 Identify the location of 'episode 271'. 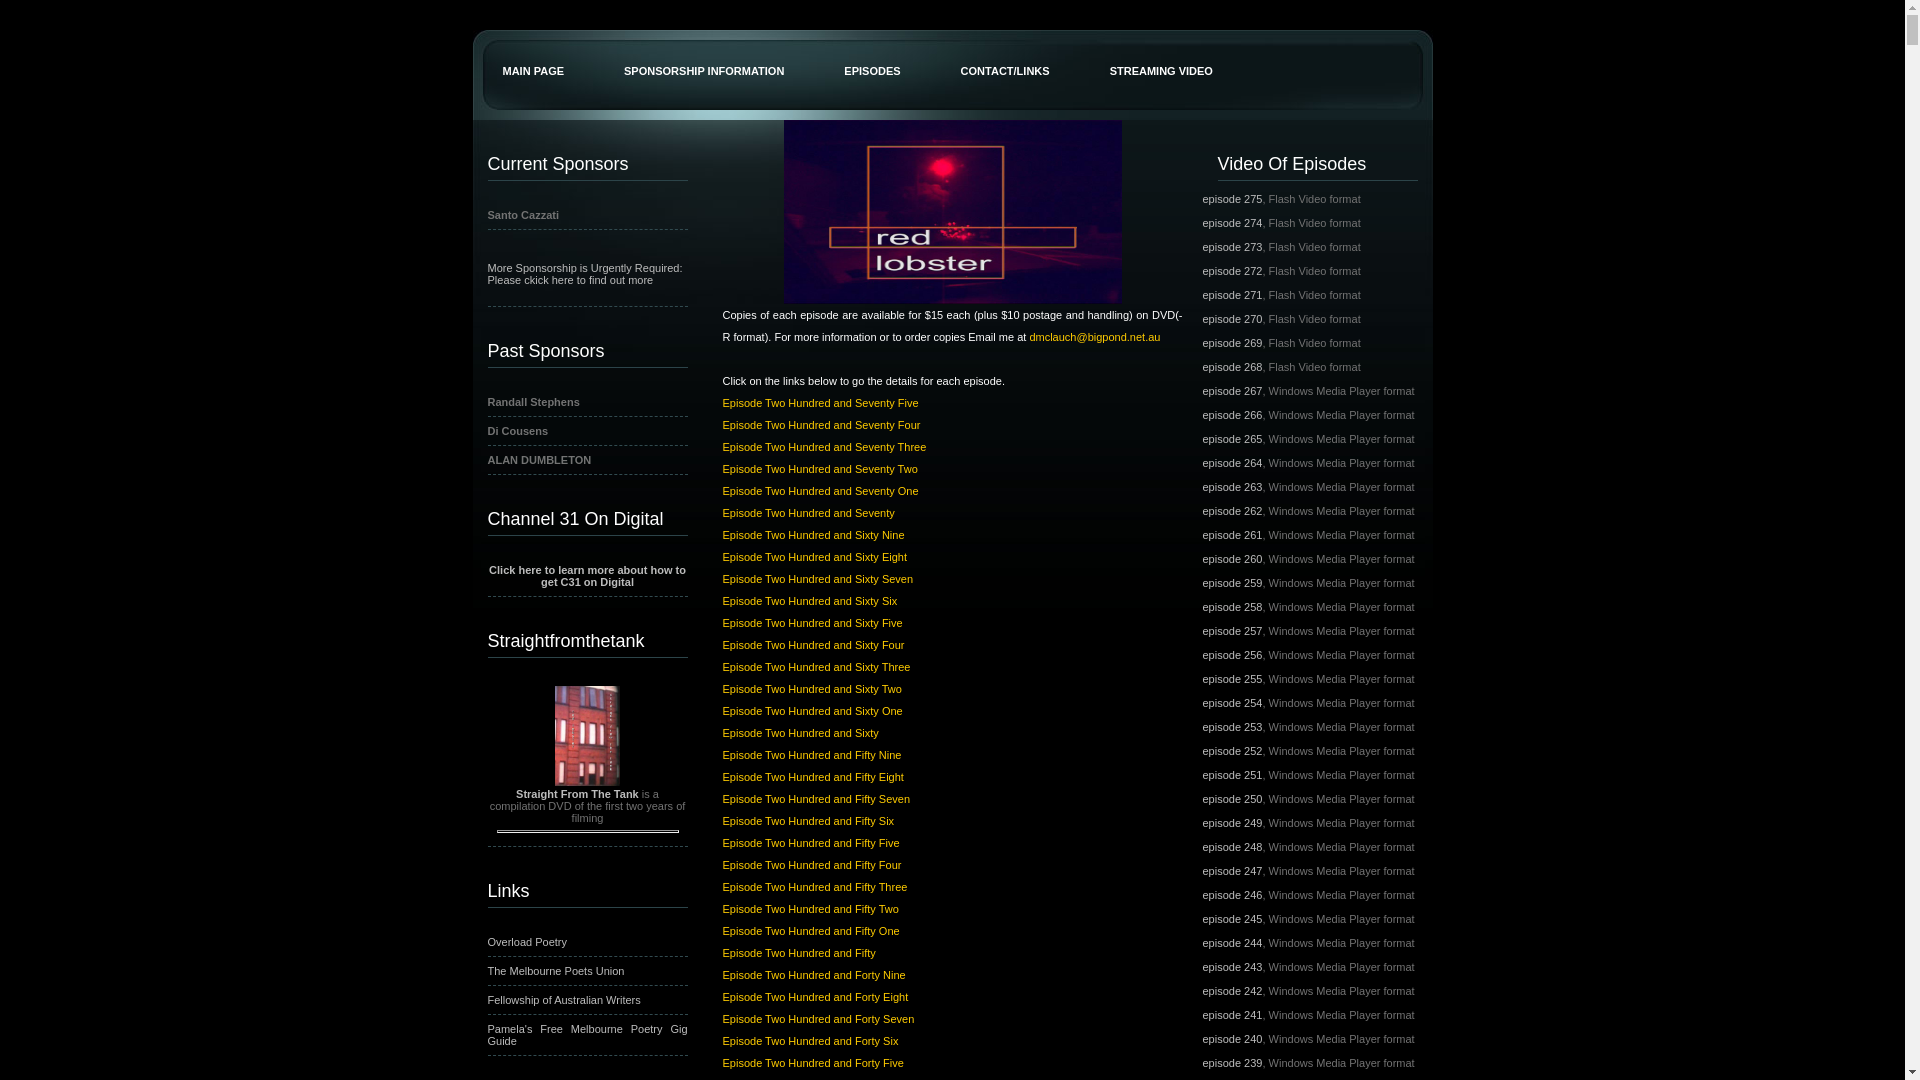
(1231, 294).